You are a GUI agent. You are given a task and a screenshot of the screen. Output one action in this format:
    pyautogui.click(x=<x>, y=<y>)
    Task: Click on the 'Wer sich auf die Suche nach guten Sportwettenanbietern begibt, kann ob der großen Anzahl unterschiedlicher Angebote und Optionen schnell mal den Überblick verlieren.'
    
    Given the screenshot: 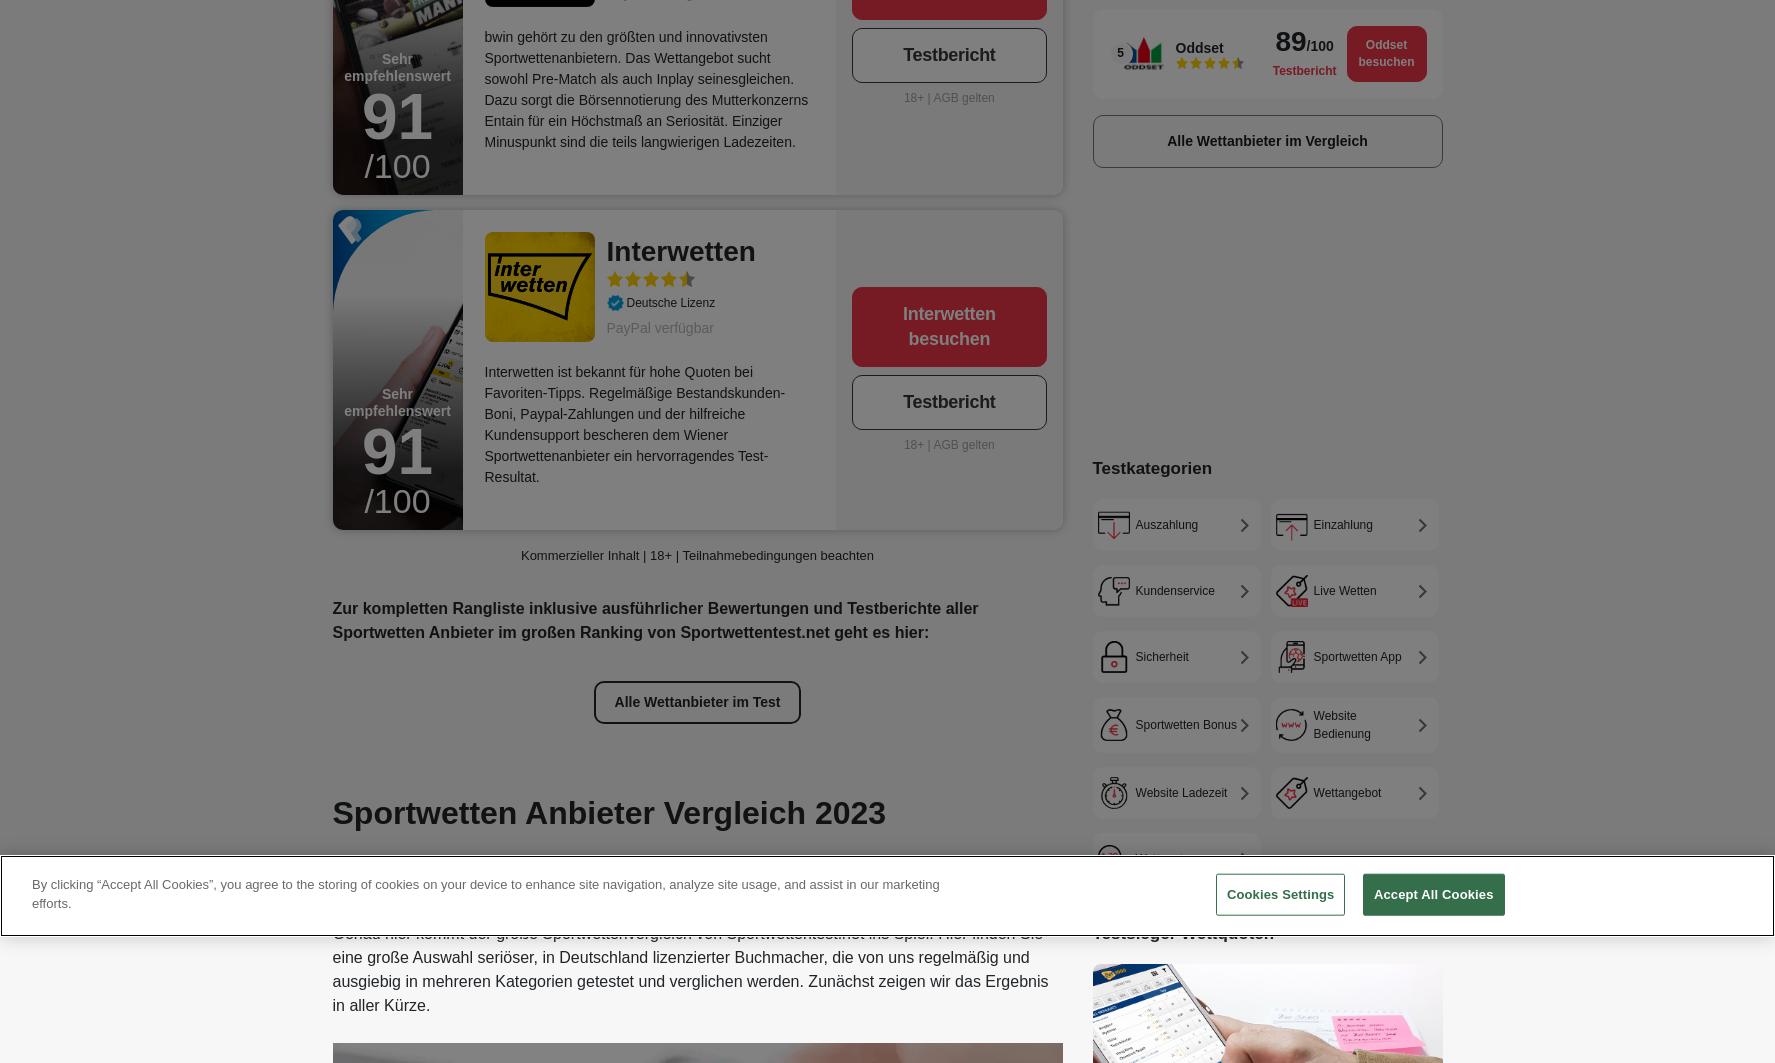 What is the action you would take?
    pyautogui.click(x=657, y=879)
    